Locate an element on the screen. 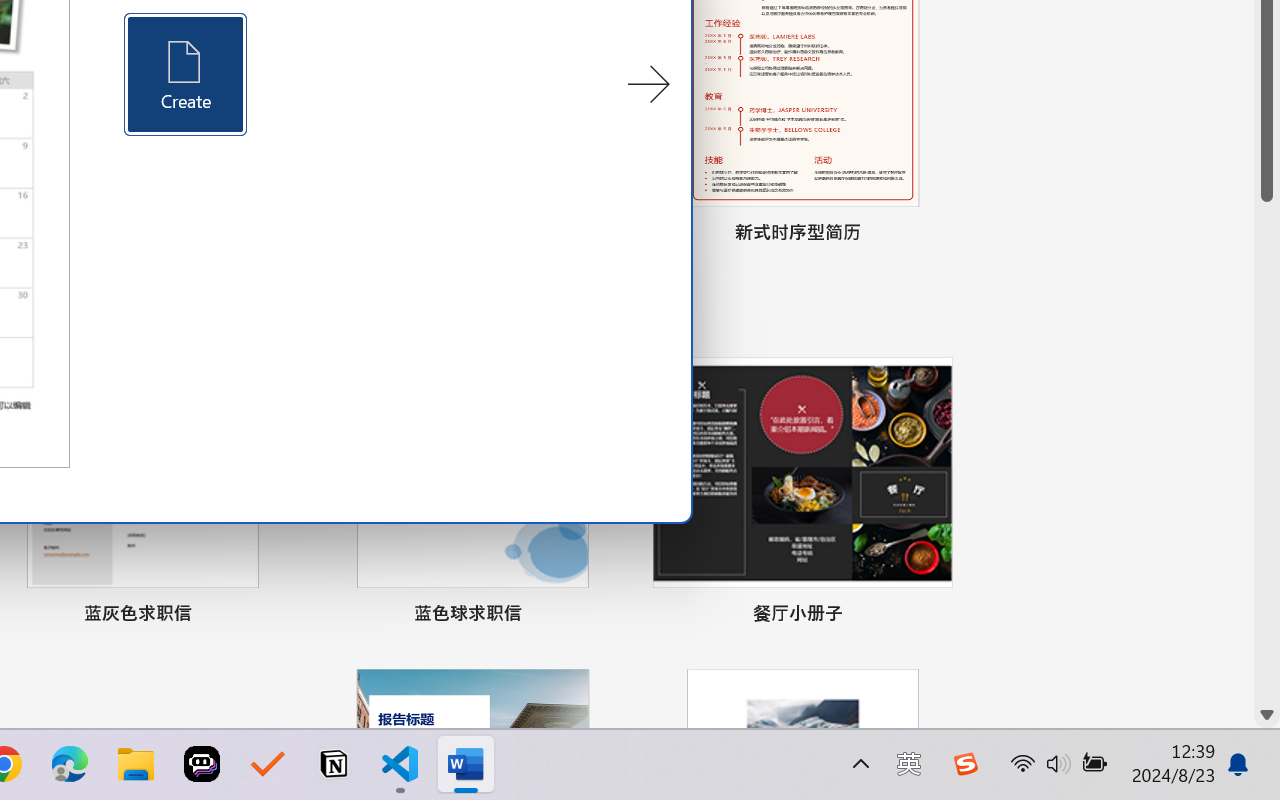 Image resolution: width=1280 pixels, height=800 pixels. 'Page down' is located at coordinates (1266, 450).